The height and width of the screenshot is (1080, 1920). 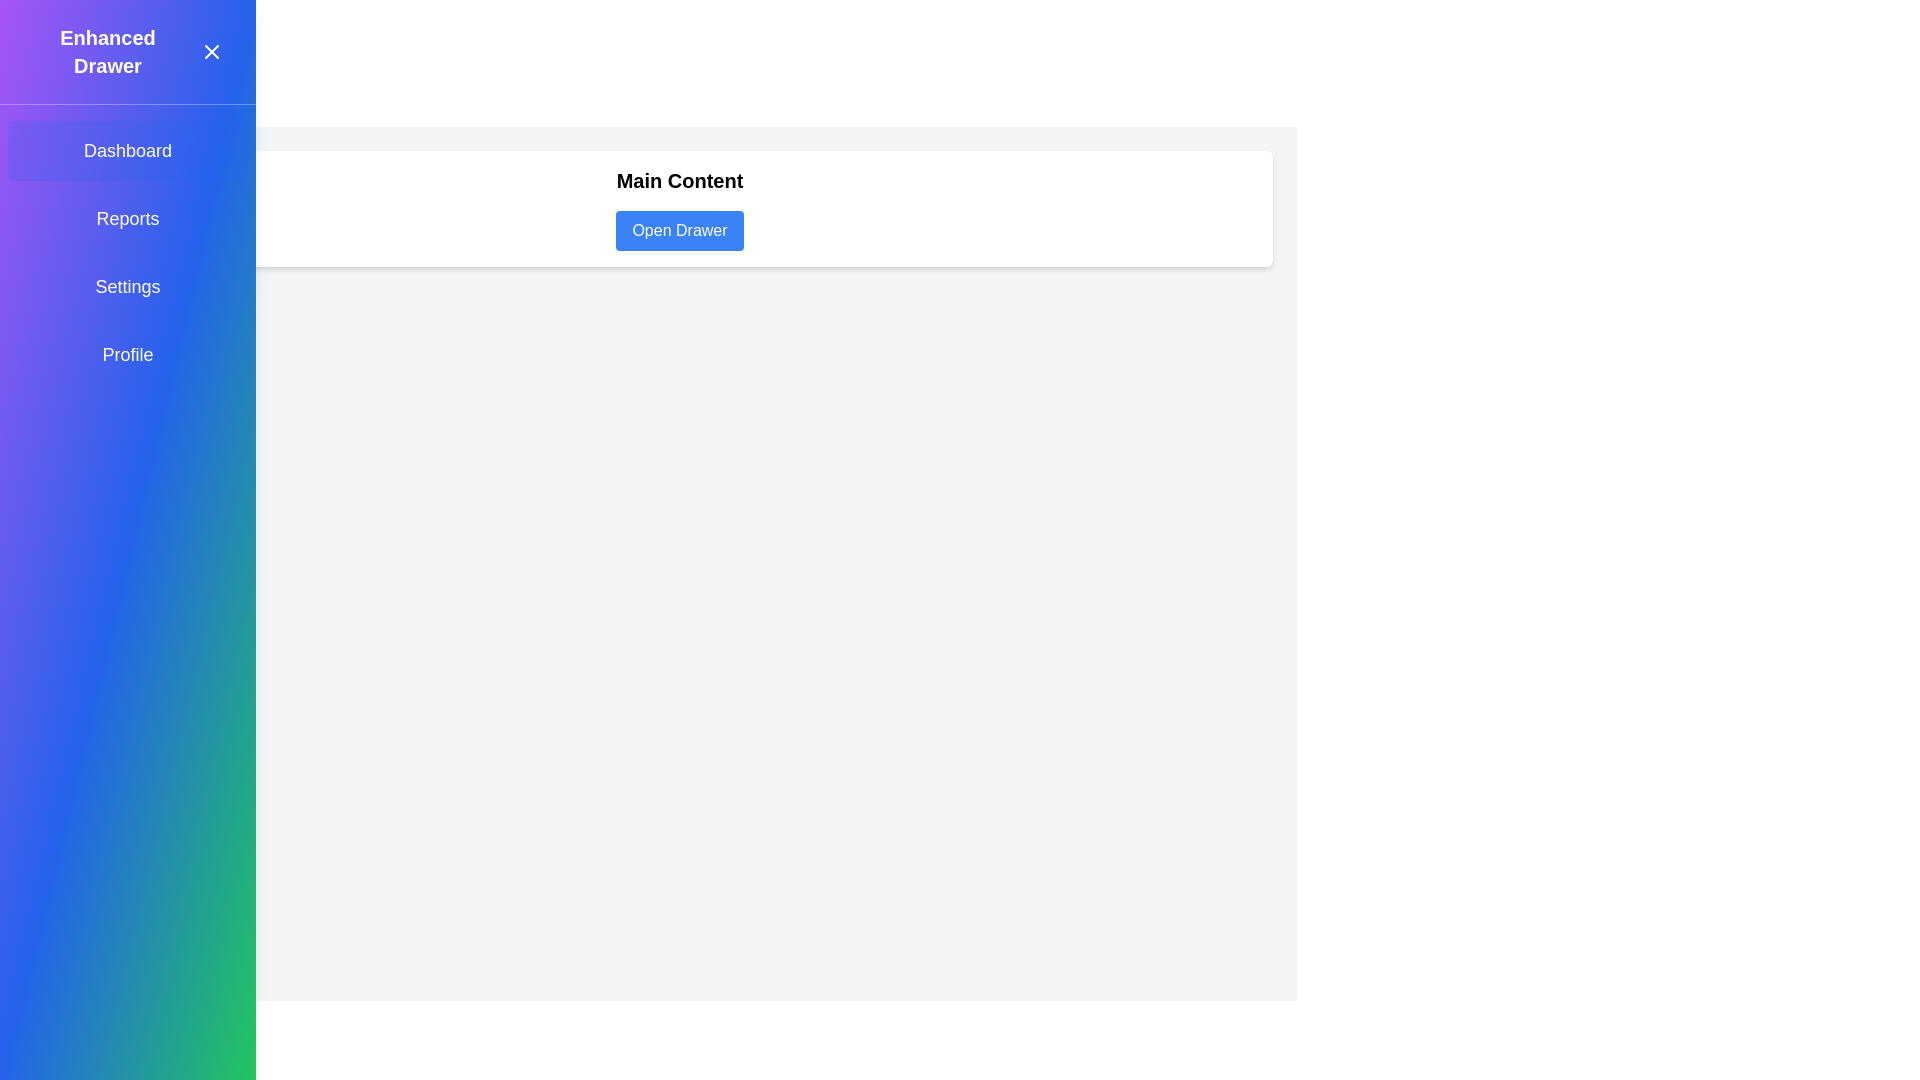 What do you see at coordinates (127, 353) in the screenshot?
I see `the menu item Profile from the drawer` at bounding box center [127, 353].